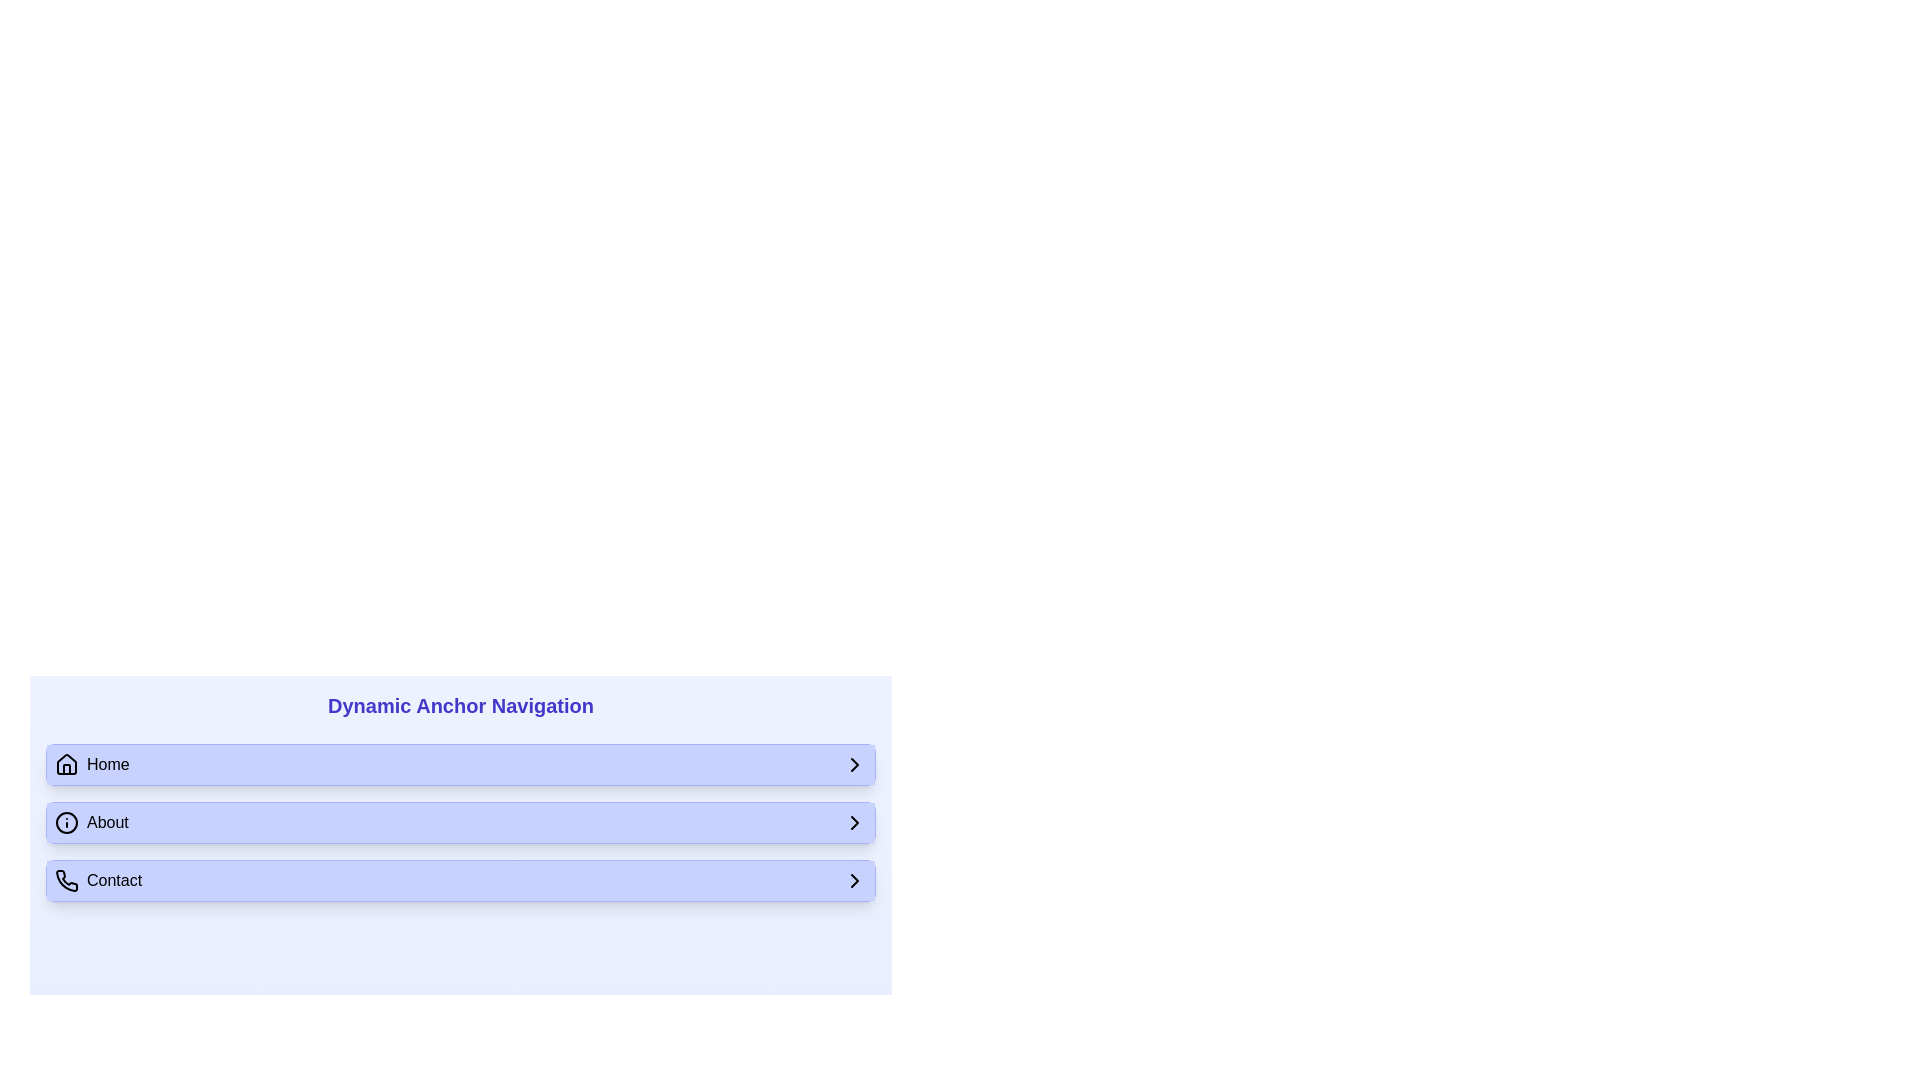 The image size is (1920, 1080). I want to click on the 'About' navigation button, which is a light indigo rectangular button with rounded corners, located below the 'Home' button in the vertical list of navigation buttons, so click(459, 822).